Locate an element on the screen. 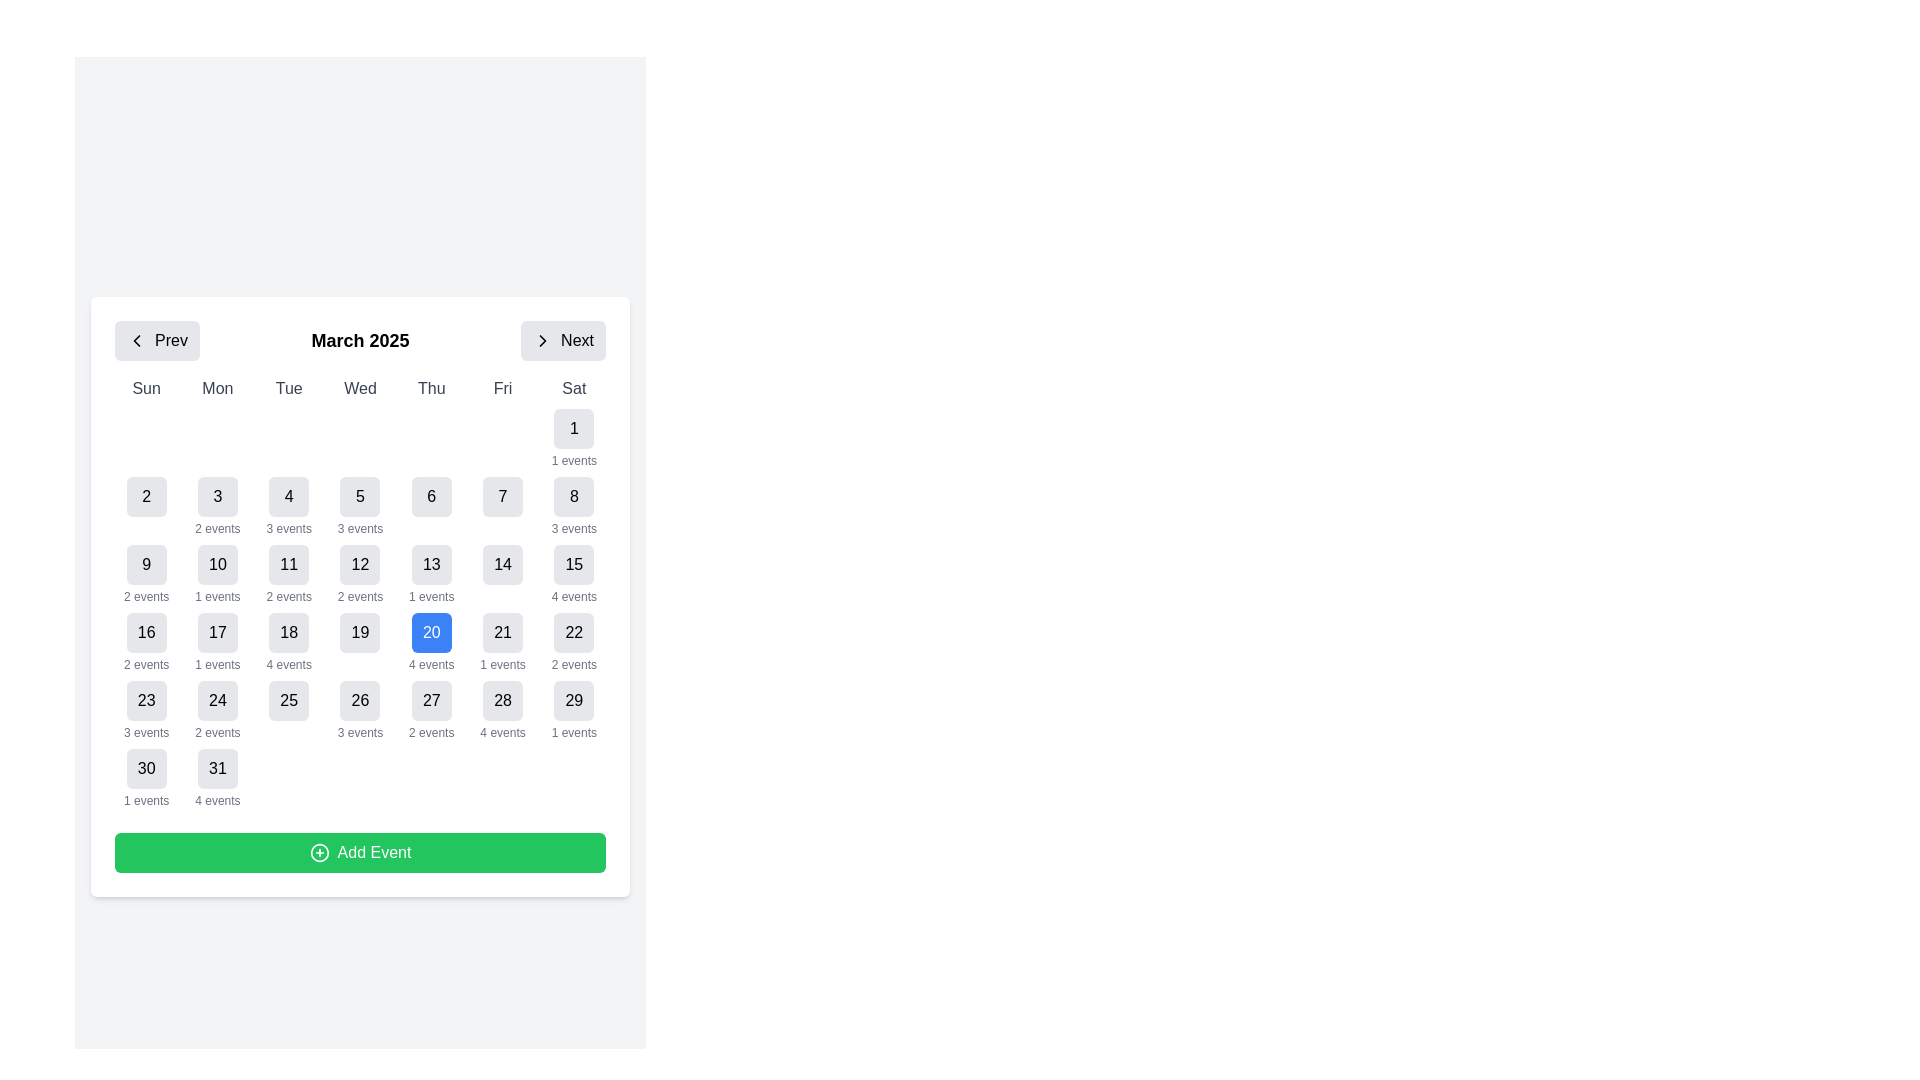  the square-shaped button with a light gray background and the number '19' centered in black font, located in the calendar grid under 'March 2025' is located at coordinates (360, 632).